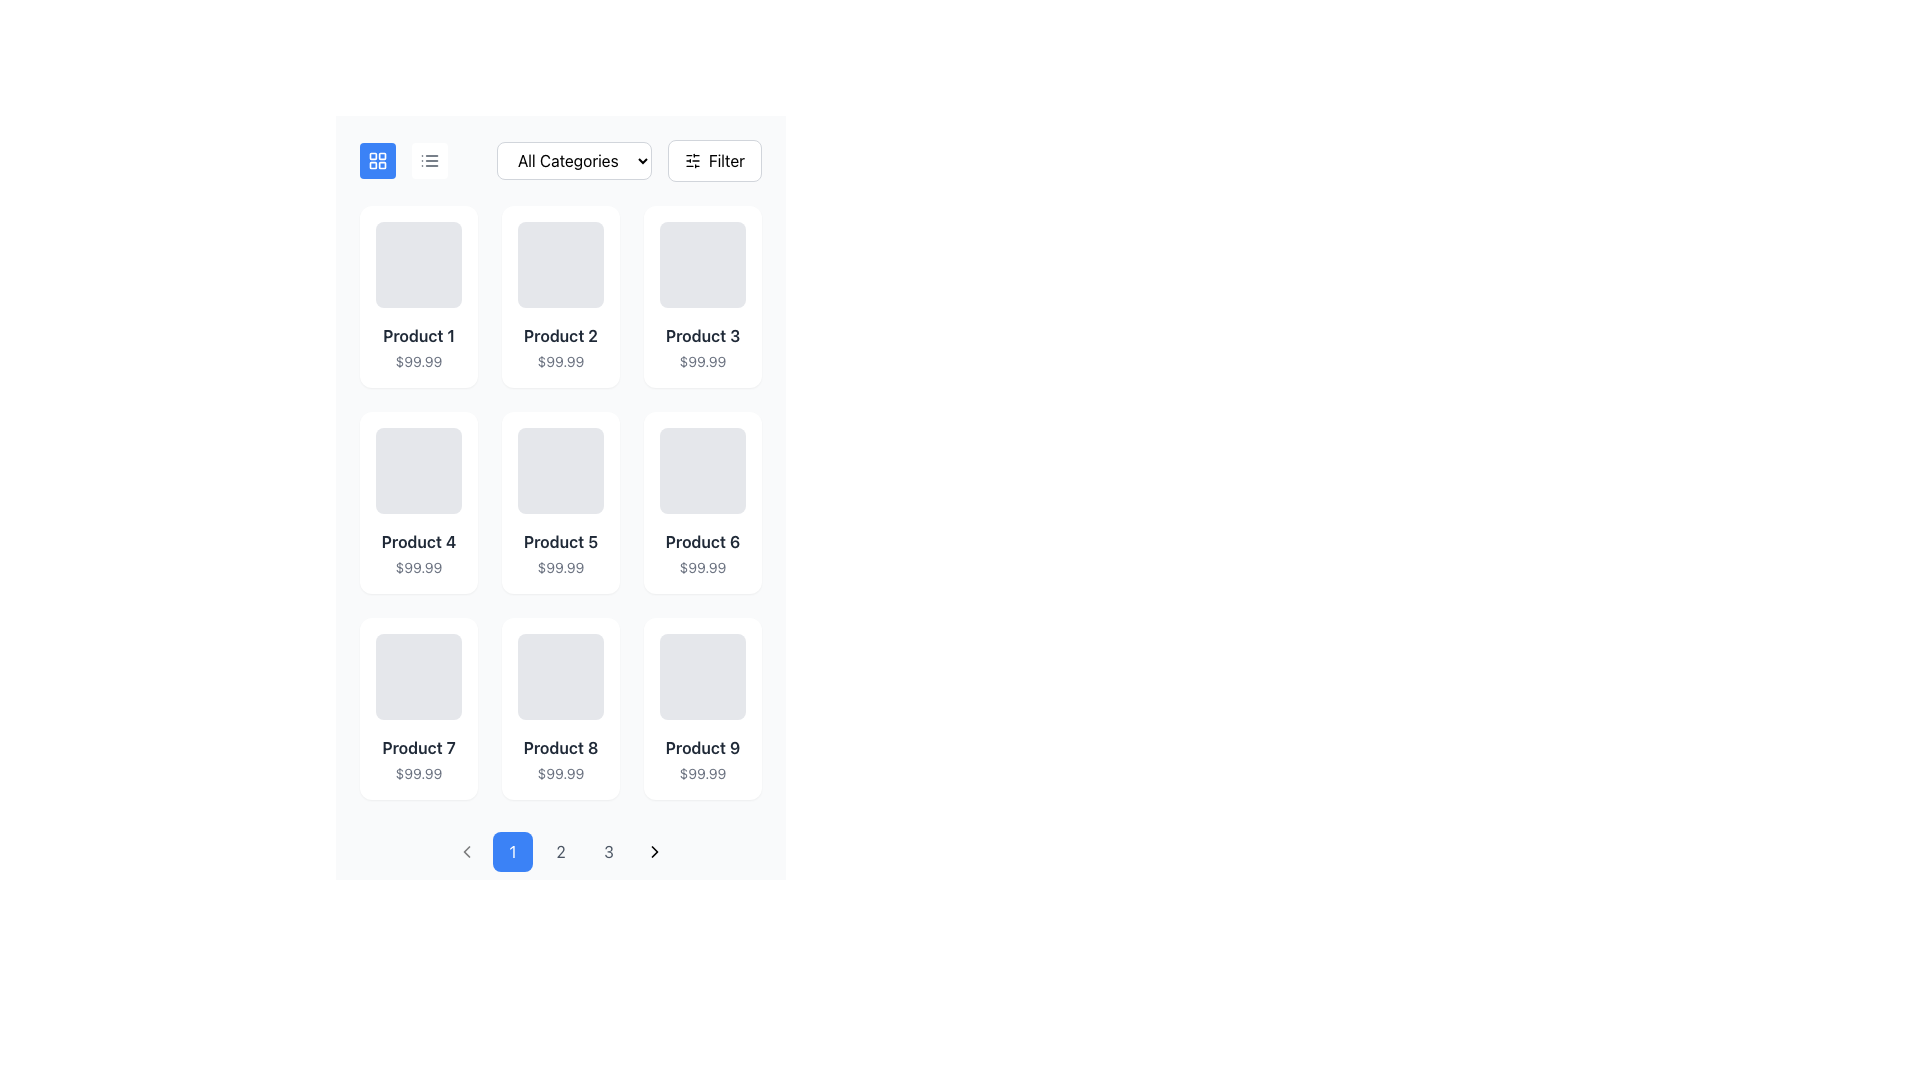 This screenshot has width=1920, height=1080. I want to click on the 'previous' button, which is a left-pointing chevron icon embedded in a circular button located at the bottom left of the pagination controls, so click(465, 852).